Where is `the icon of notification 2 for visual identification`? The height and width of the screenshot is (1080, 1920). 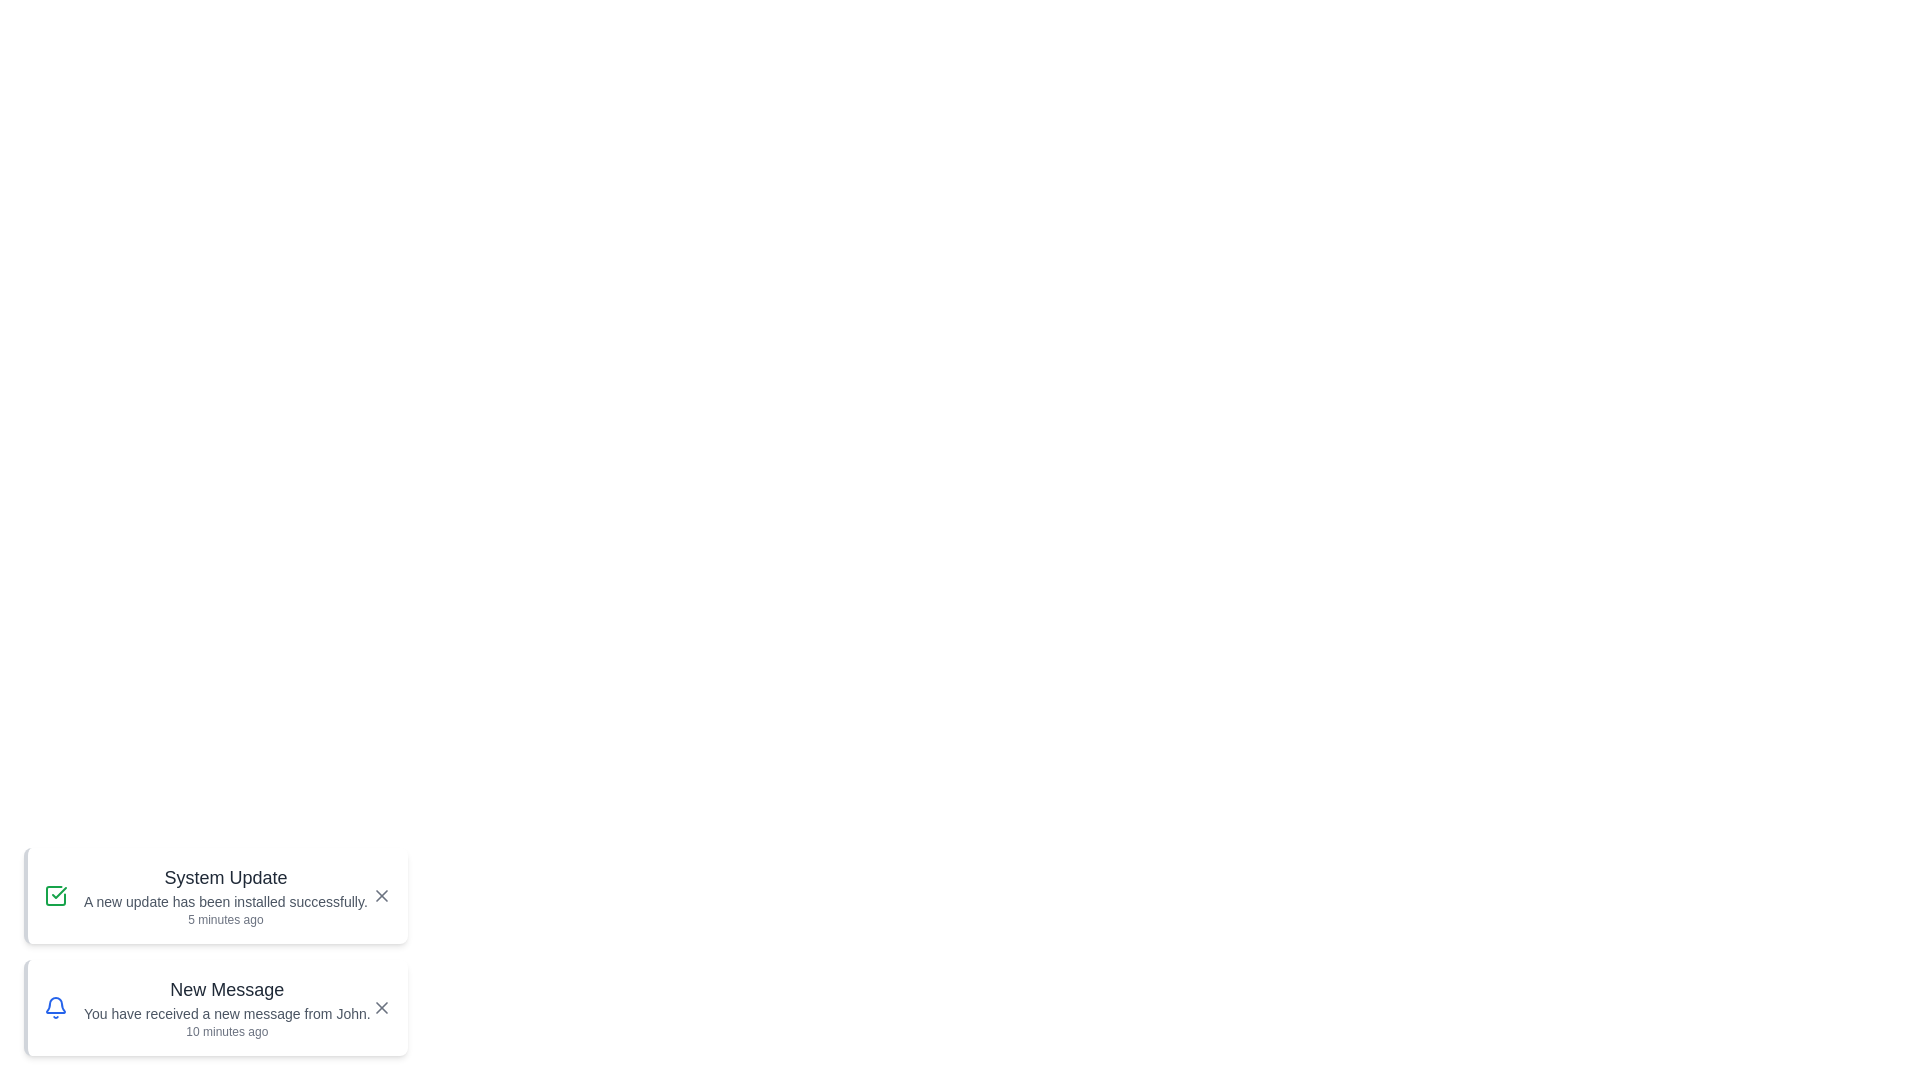
the icon of notification 2 for visual identification is located at coordinates (56, 1007).